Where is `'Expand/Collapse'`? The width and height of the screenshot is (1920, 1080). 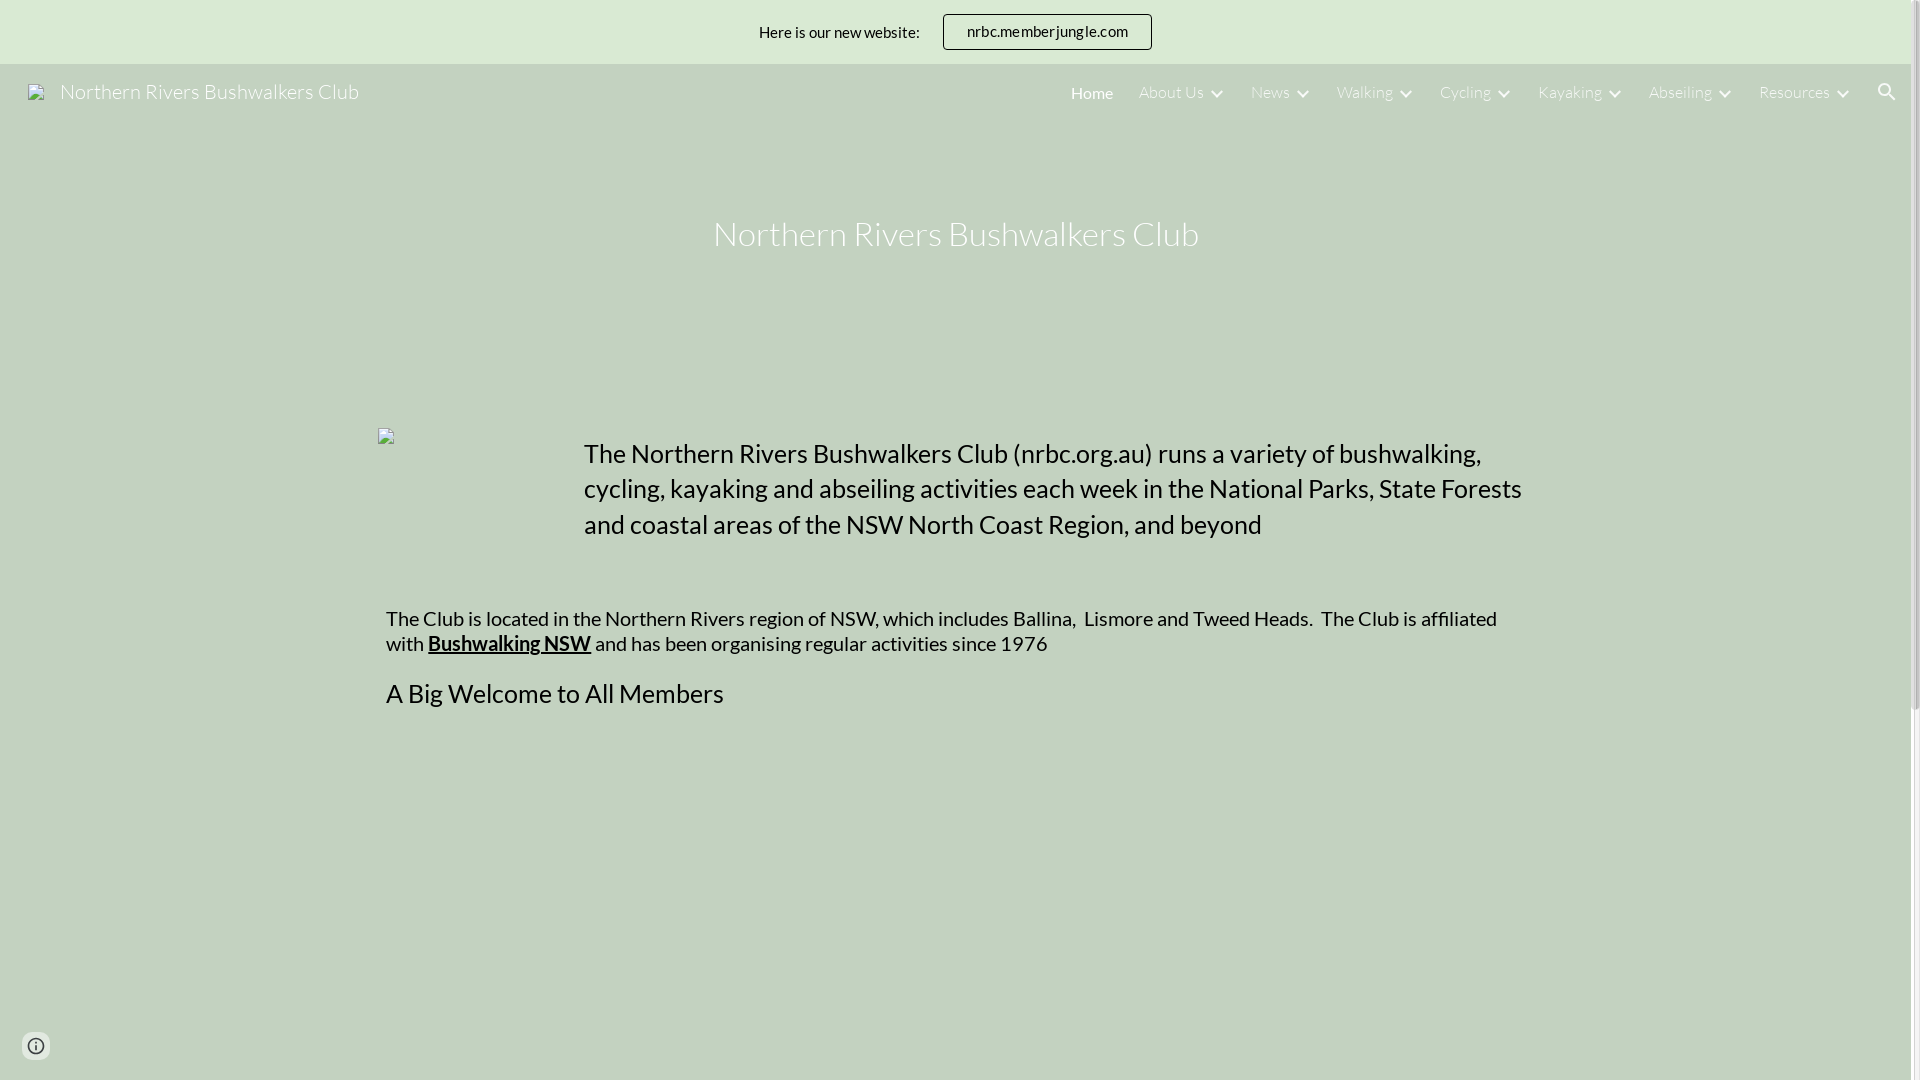 'Expand/Collapse' is located at coordinates (1292, 92).